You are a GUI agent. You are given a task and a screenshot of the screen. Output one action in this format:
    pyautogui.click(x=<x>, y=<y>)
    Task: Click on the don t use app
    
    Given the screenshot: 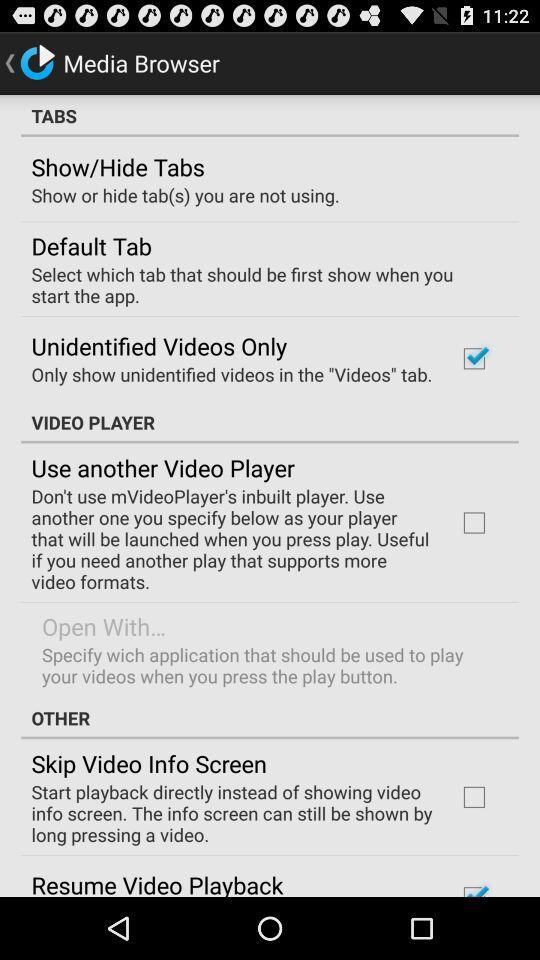 What is the action you would take?
    pyautogui.click(x=230, y=537)
    